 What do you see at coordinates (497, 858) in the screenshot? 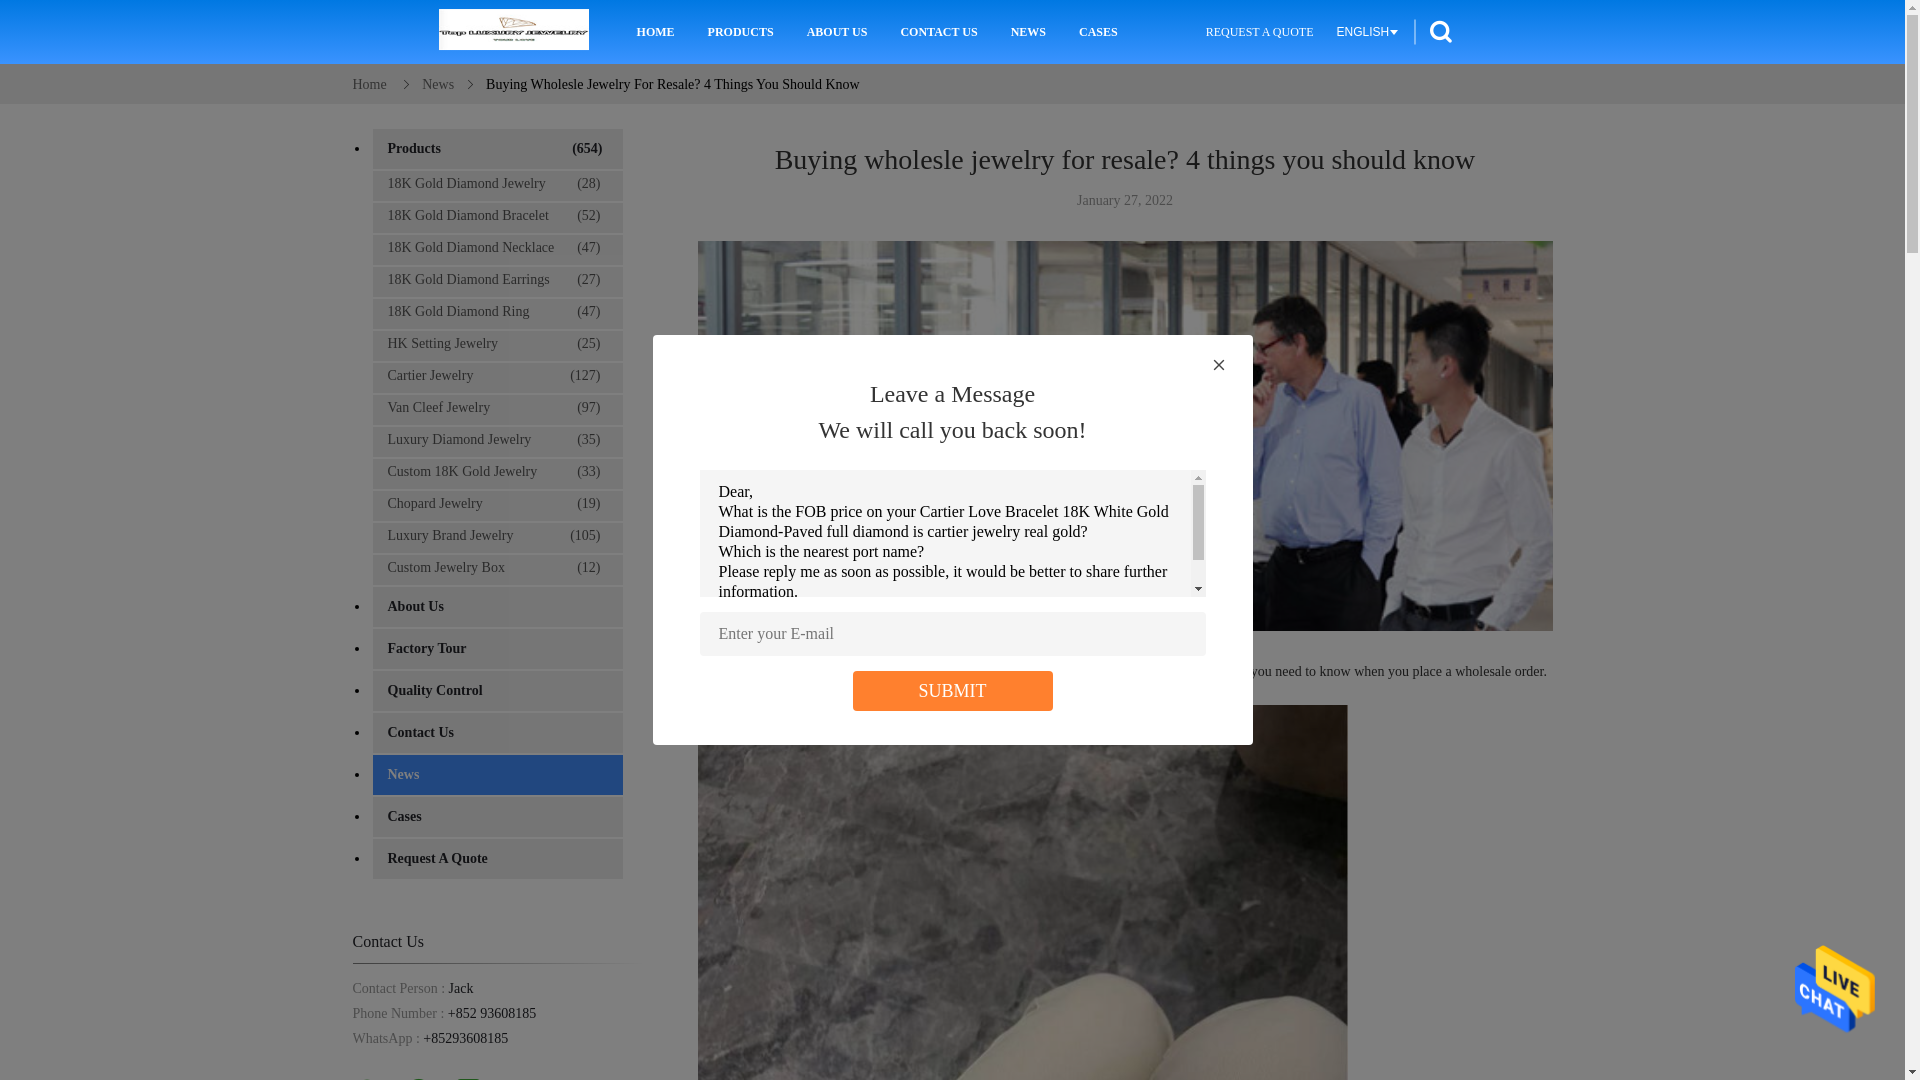
I see `'Request A Quote'` at bounding box center [497, 858].